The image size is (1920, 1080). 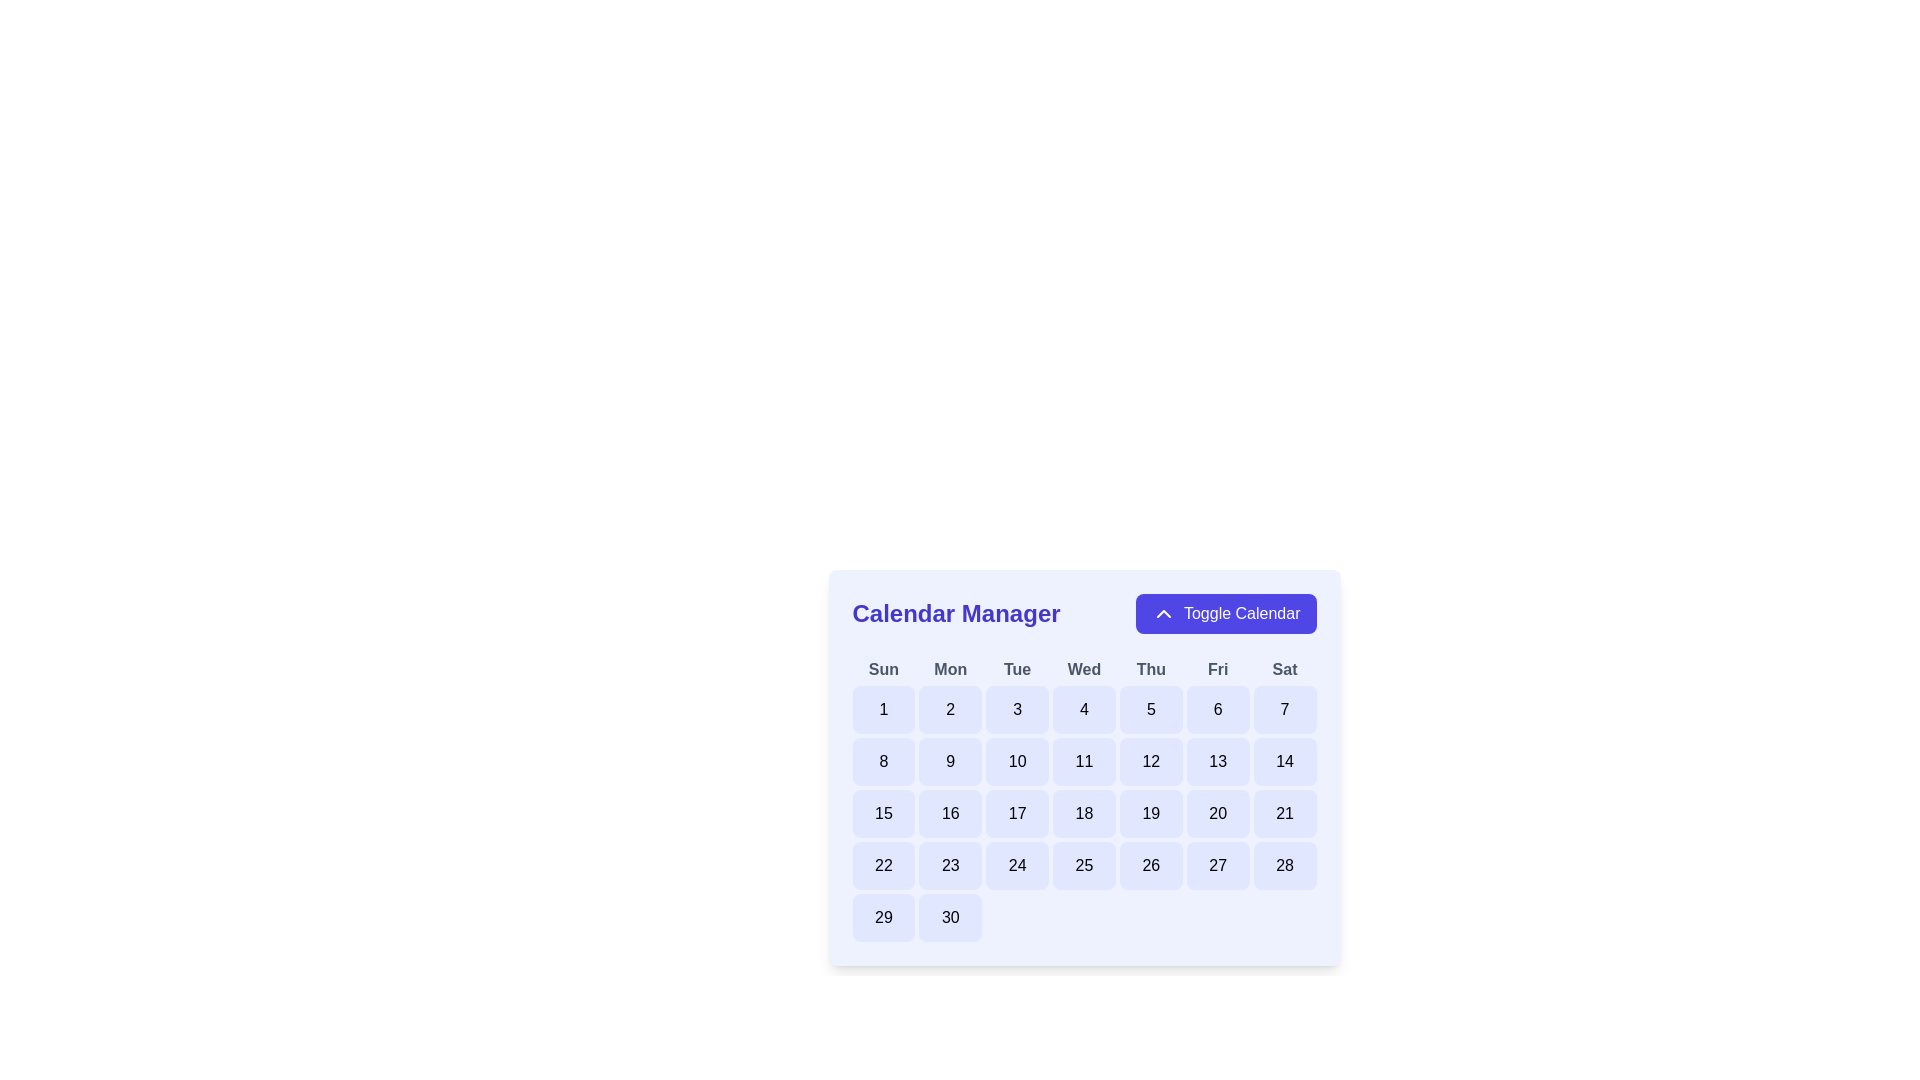 I want to click on the 'Sun' text label, which is the first item in a horizontal grid row representing the days of the week, styled in bold, dark gray font, so click(x=882, y=670).